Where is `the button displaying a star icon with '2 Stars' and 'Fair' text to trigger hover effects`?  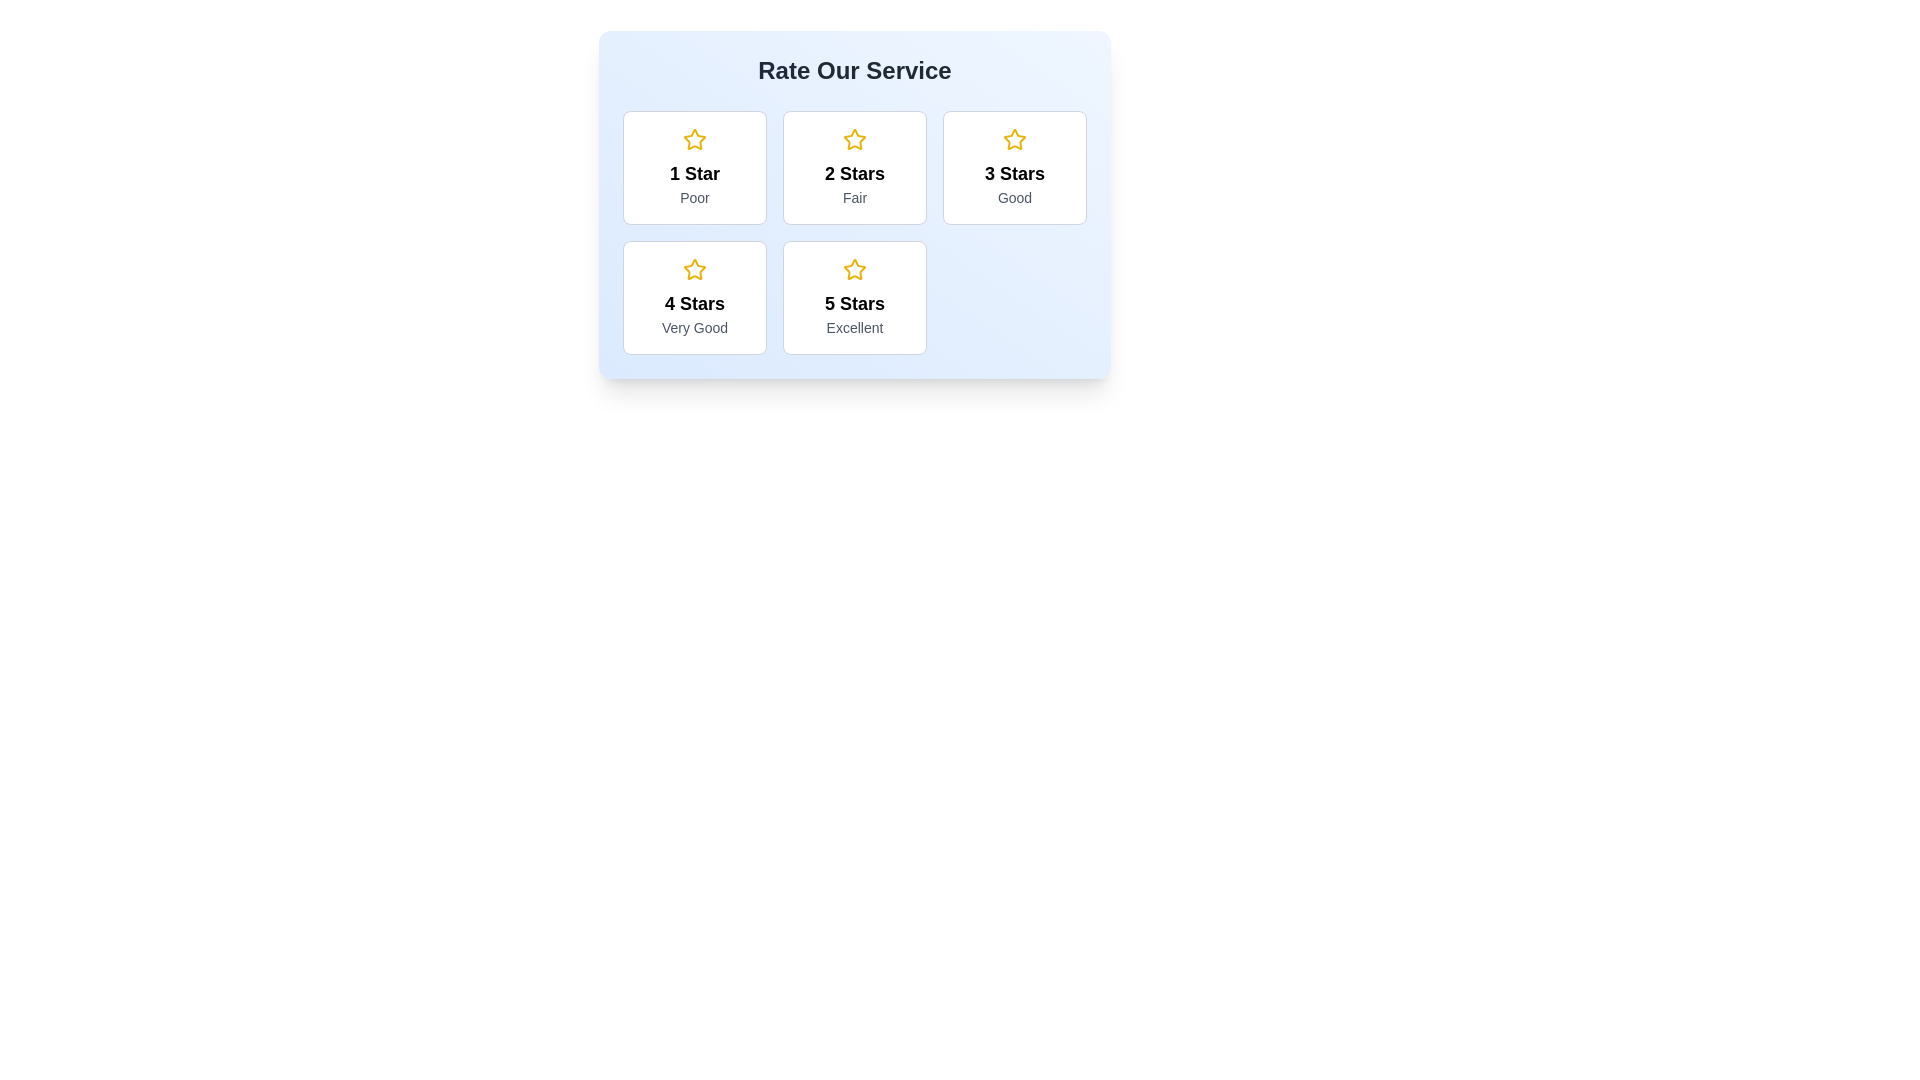 the button displaying a star icon with '2 Stars' and 'Fair' text to trigger hover effects is located at coordinates (854, 167).